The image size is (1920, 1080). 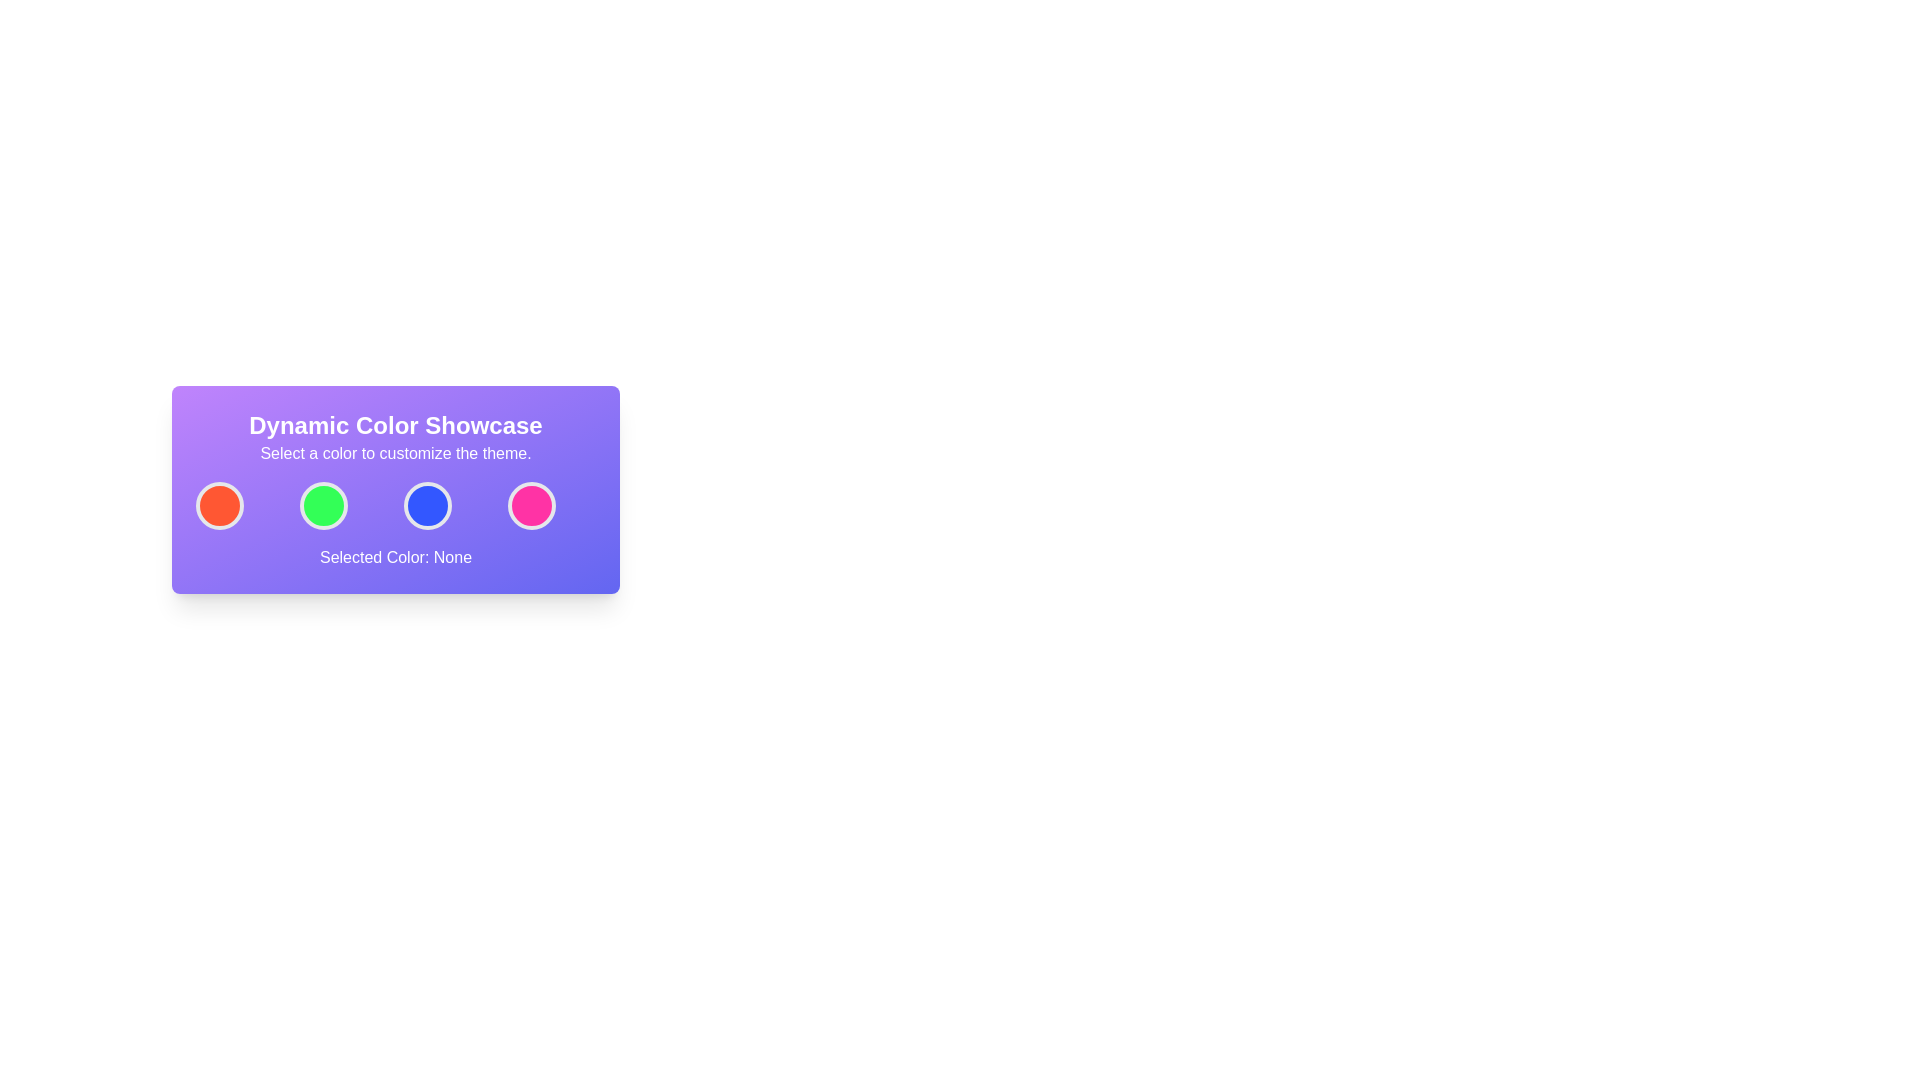 What do you see at coordinates (451, 557) in the screenshot?
I see `the text label displaying 'None' in bold white font on a purple background, which is part of the sentence 'Selected Color: None' located at the bottom of the card-like section` at bounding box center [451, 557].